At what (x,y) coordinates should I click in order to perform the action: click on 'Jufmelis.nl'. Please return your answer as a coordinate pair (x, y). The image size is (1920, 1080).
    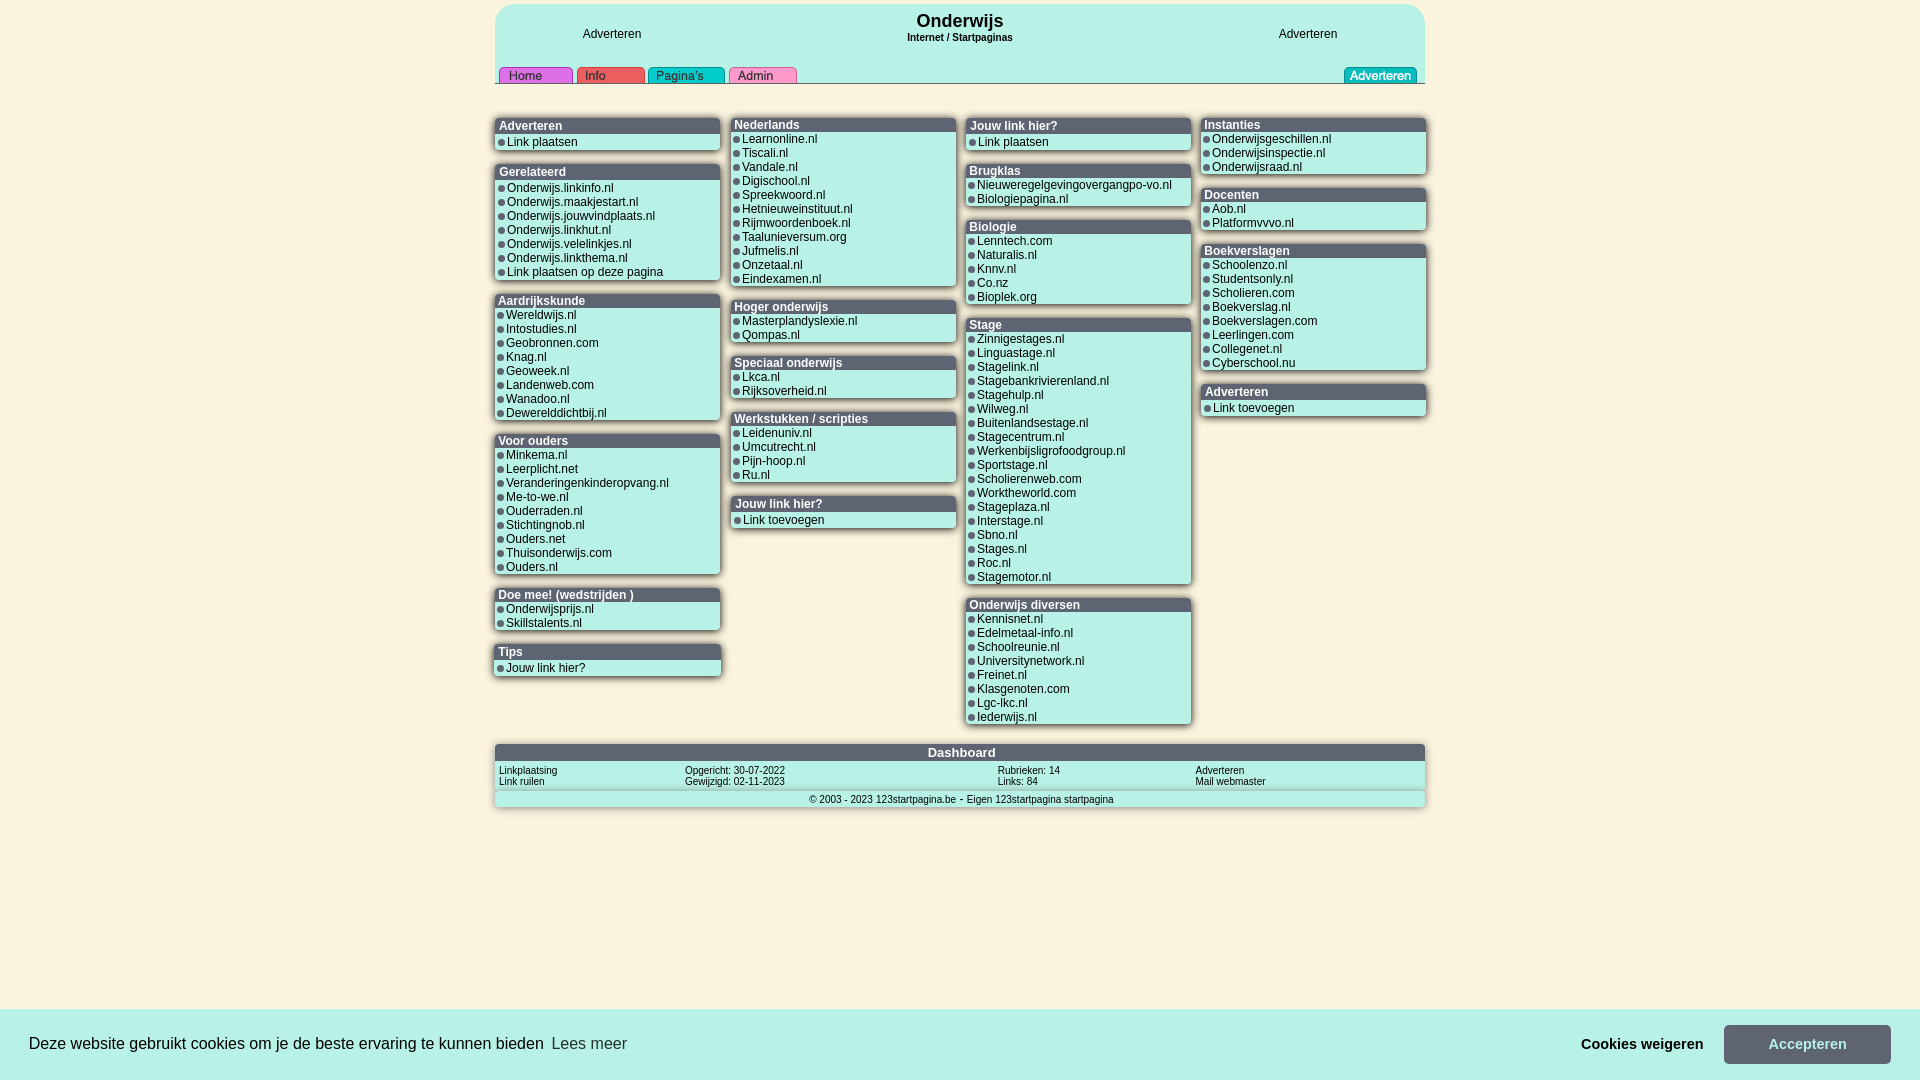
    Looking at the image, I should click on (769, 249).